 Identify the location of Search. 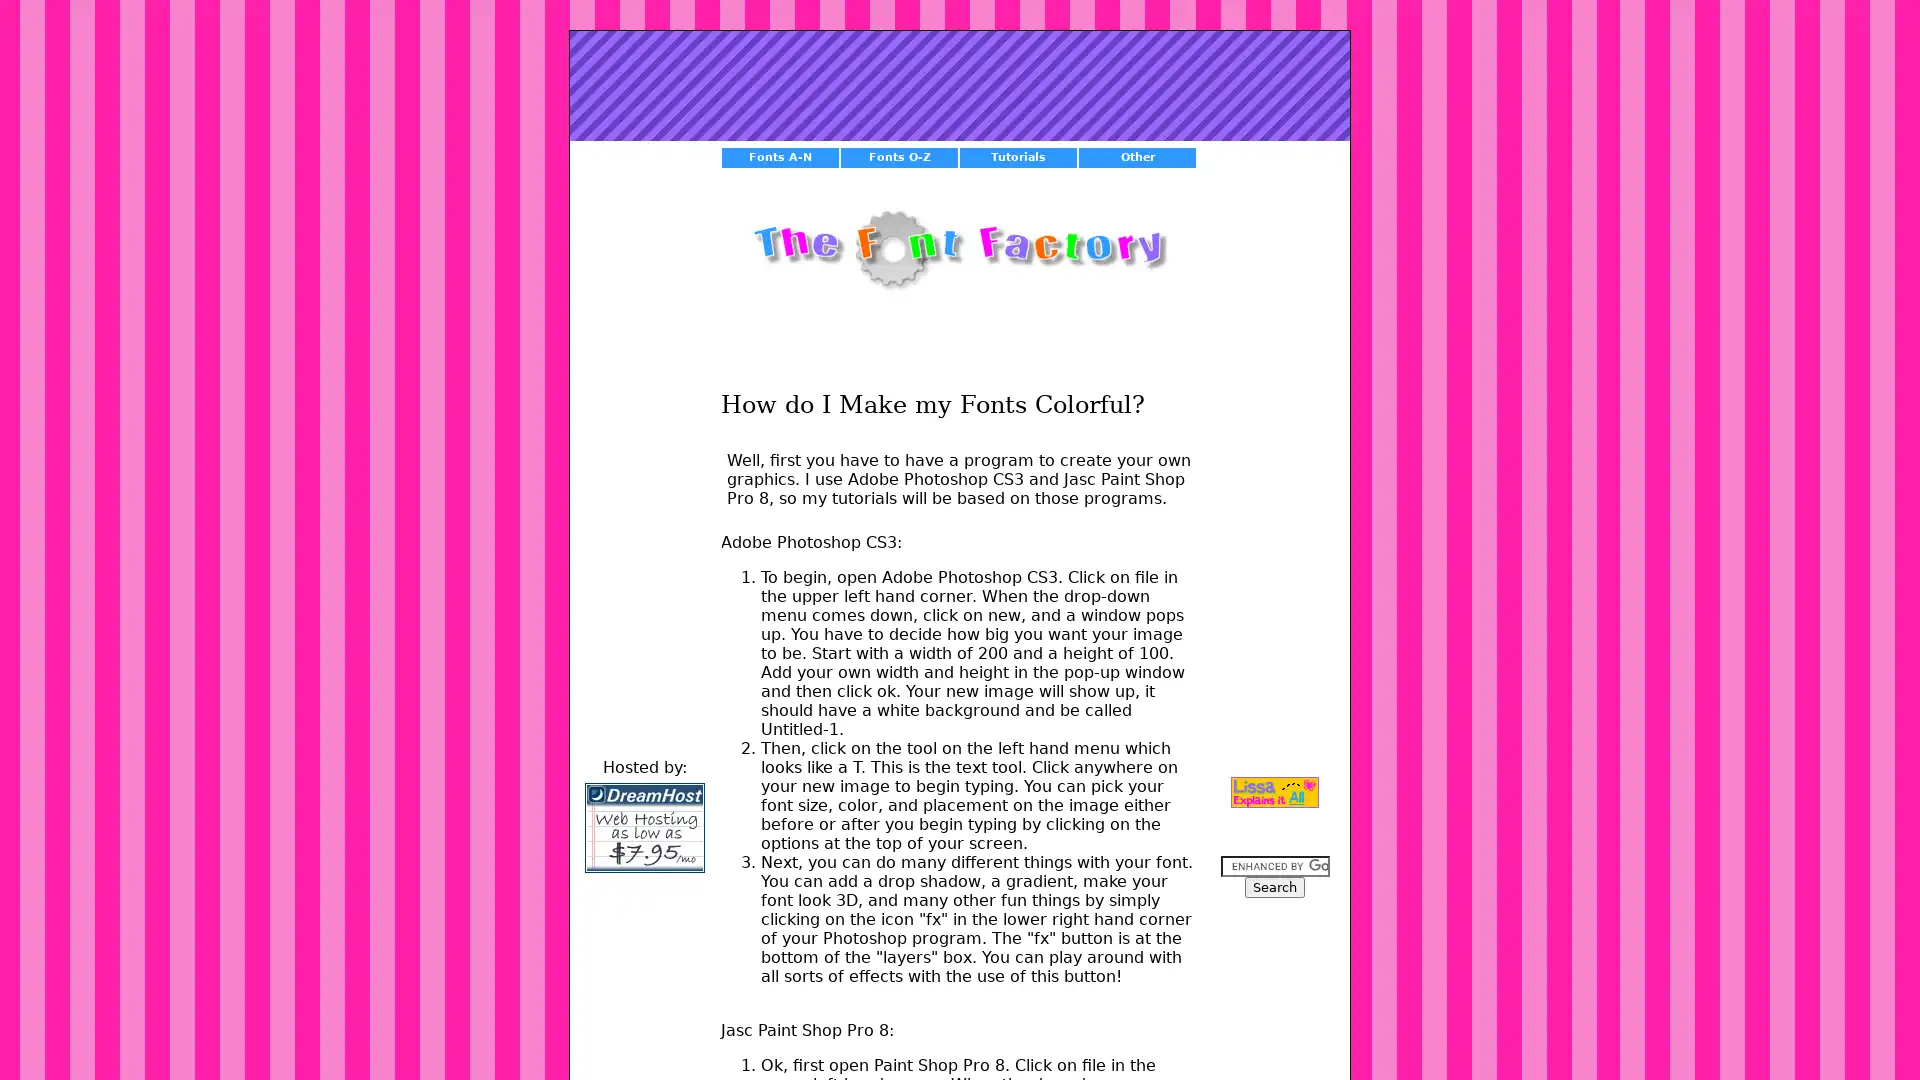
(1274, 886).